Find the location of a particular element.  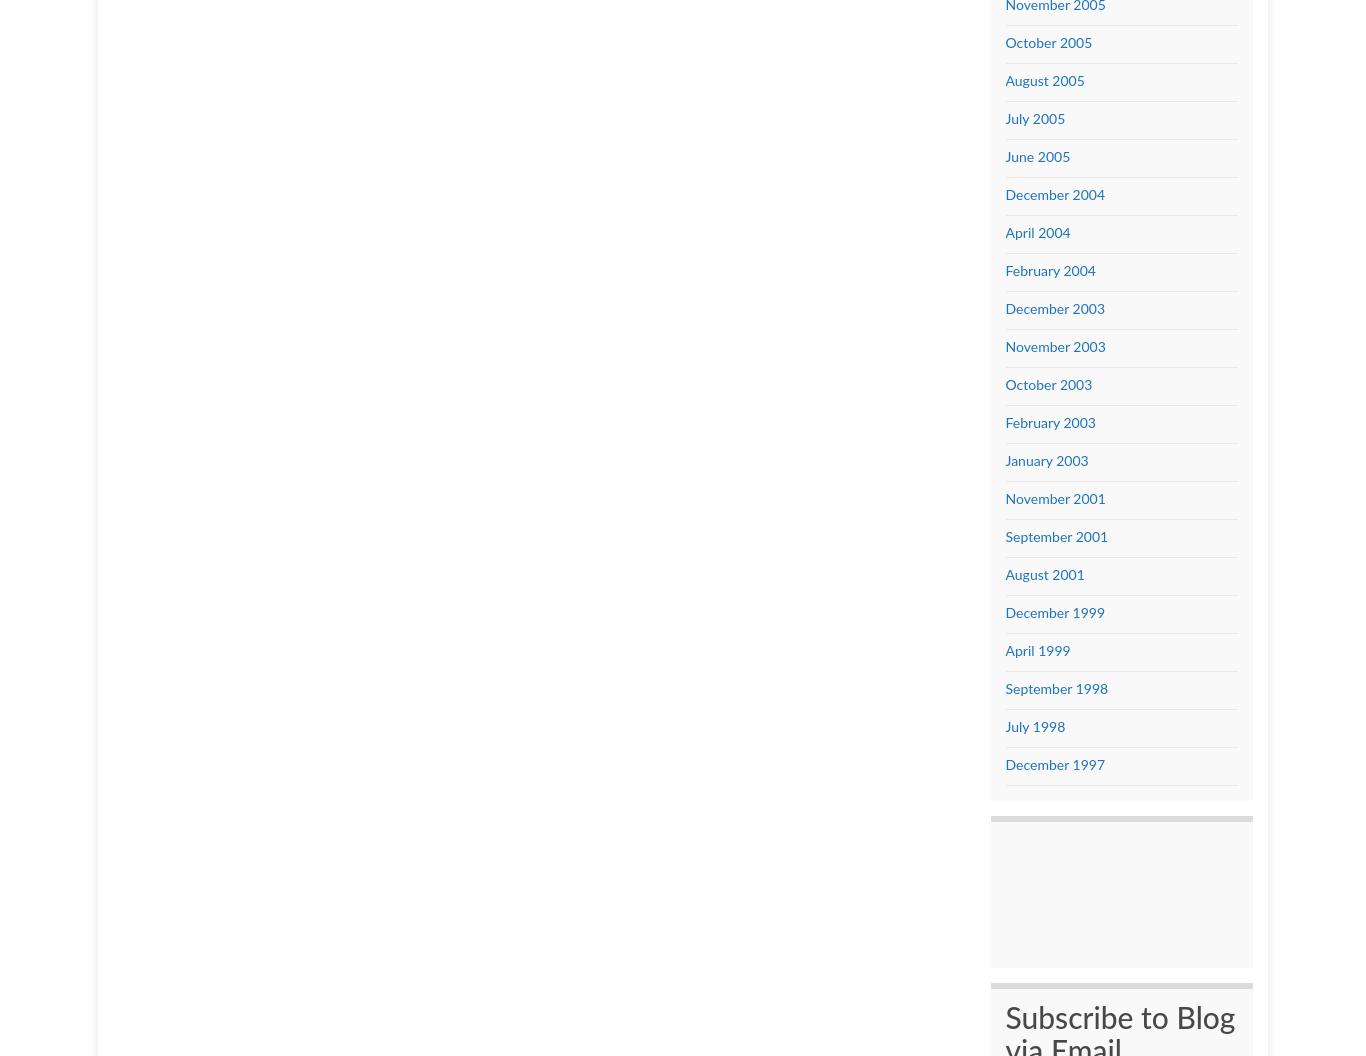

'November 2001' is located at coordinates (1053, 497).